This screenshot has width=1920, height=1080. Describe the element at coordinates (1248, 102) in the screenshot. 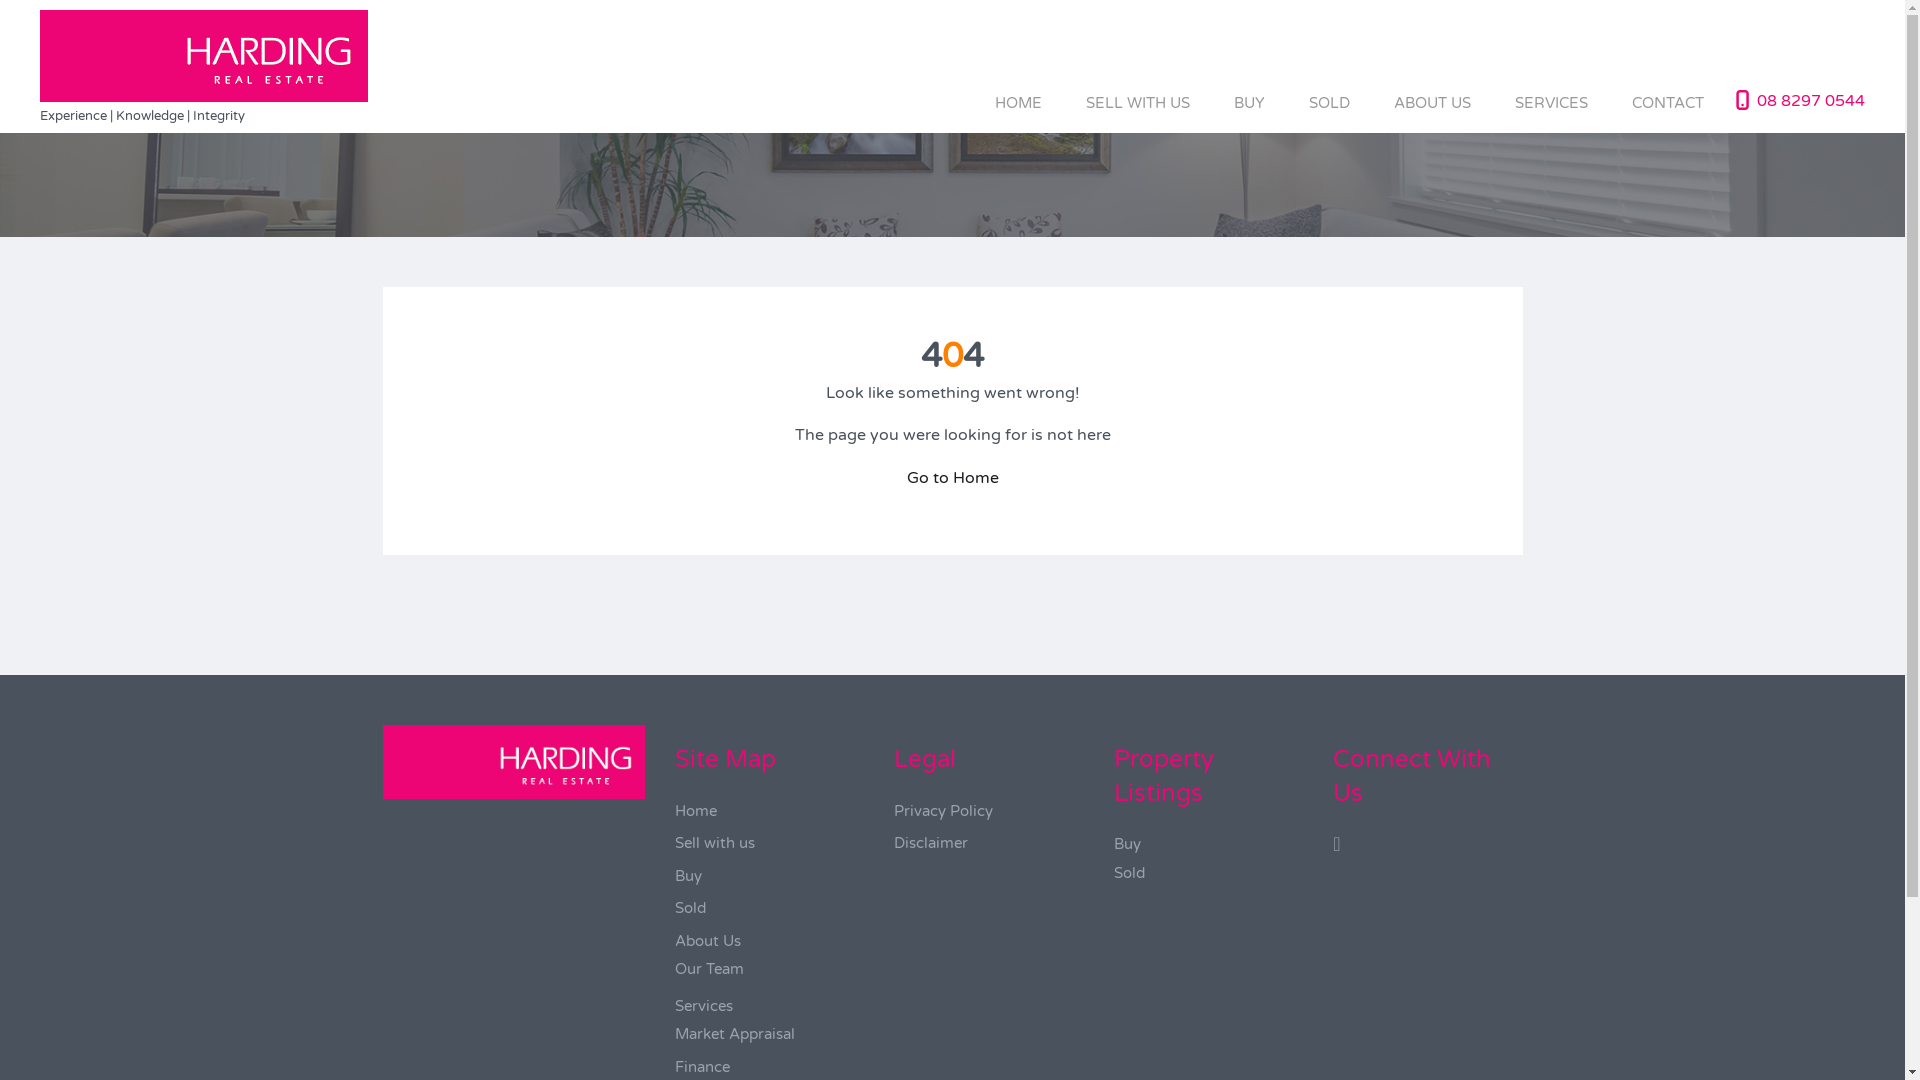

I see `'BUY'` at that location.